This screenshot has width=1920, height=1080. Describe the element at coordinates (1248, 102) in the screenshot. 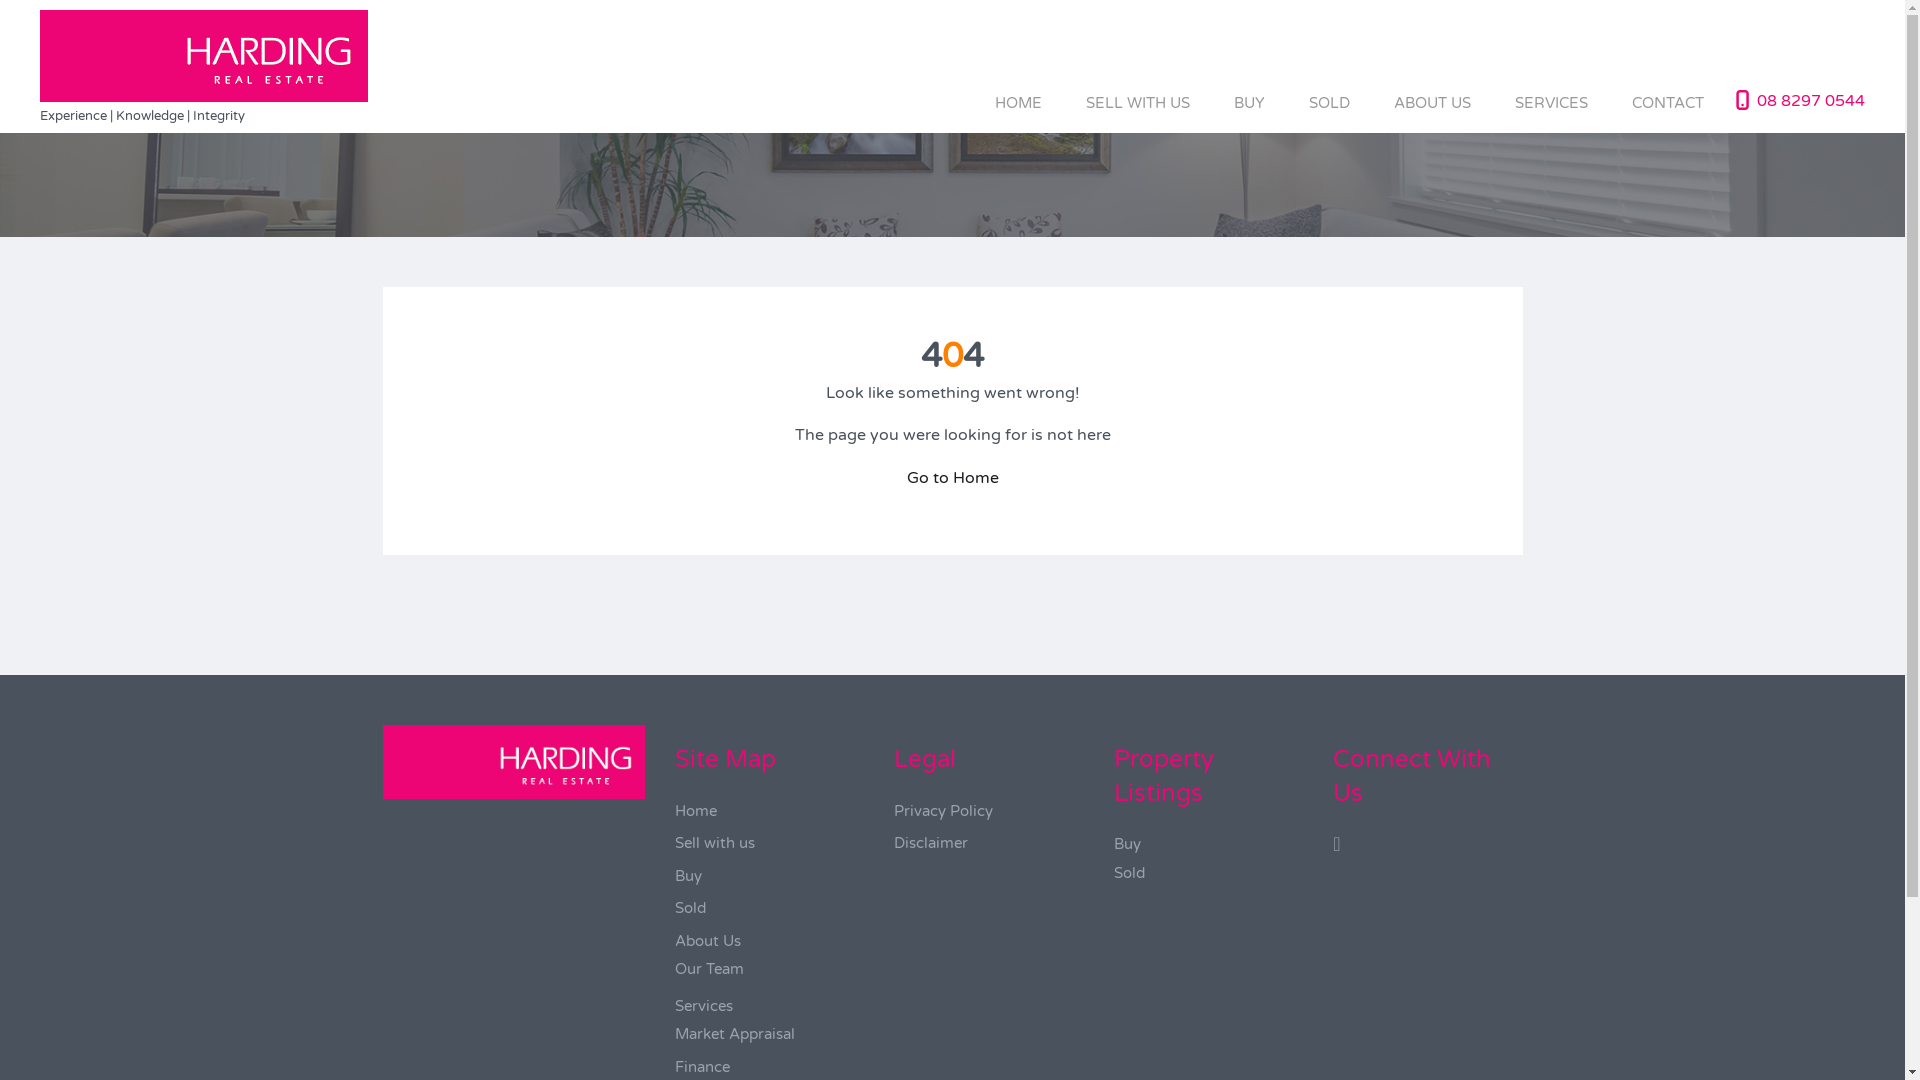

I see `'BUY'` at that location.